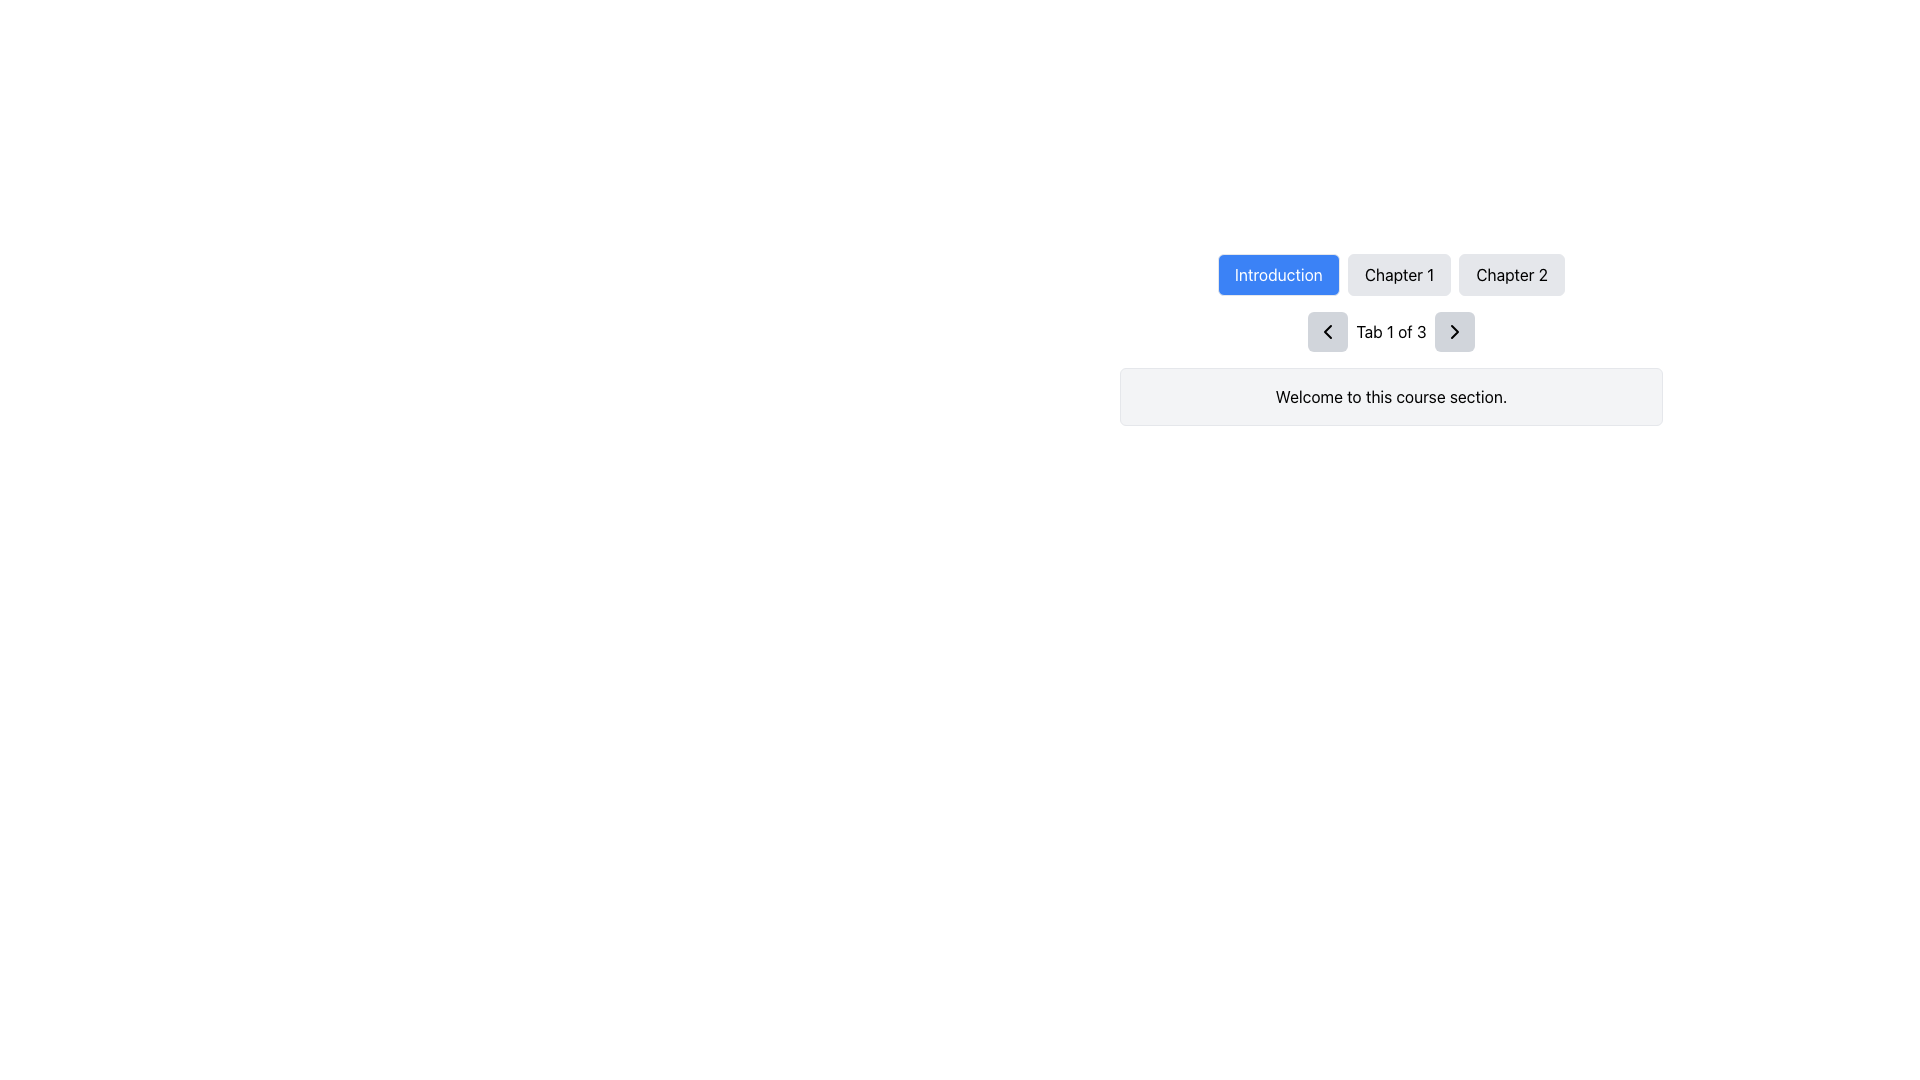 The image size is (1920, 1080). What do you see at coordinates (1398, 274) in the screenshot?
I see `the 'Chapter 1' button, which is a rectangular button with a light gray background and black text` at bounding box center [1398, 274].